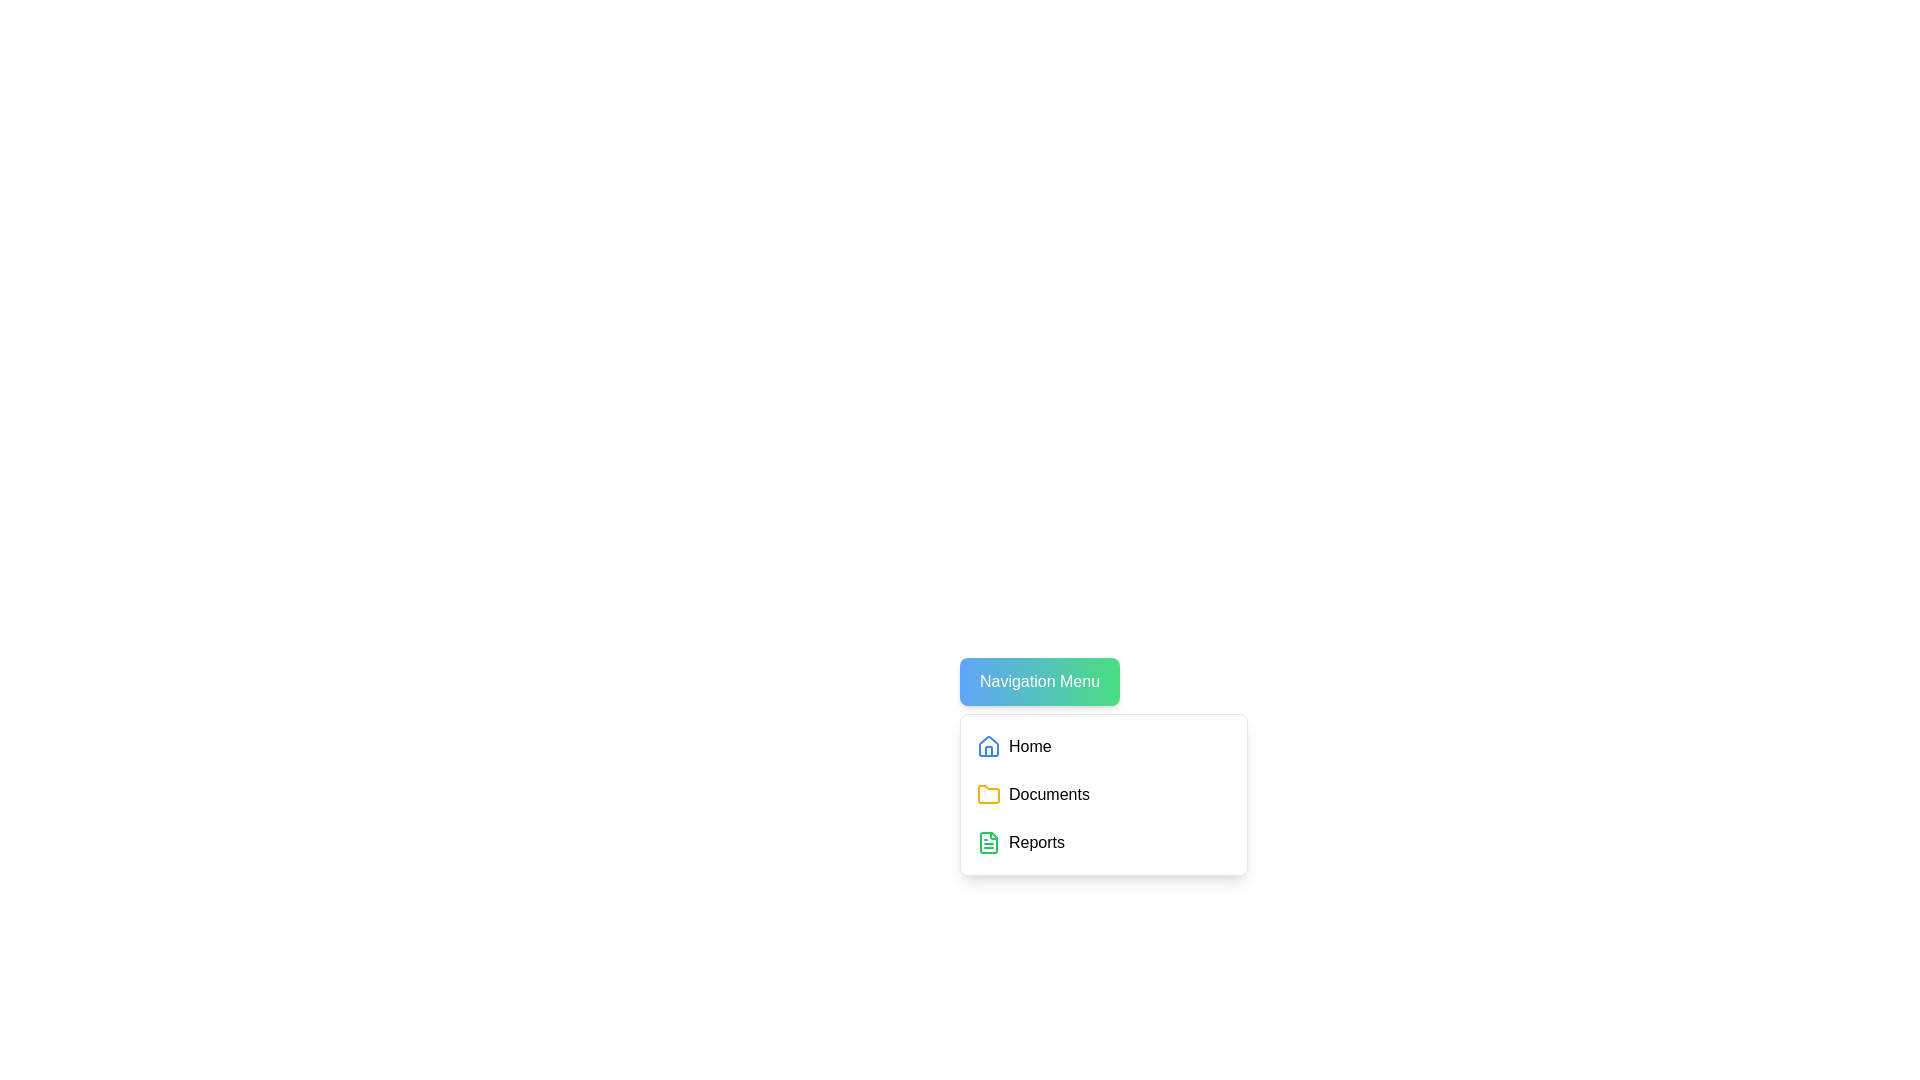 The width and height of the screenshot is (1920, 1080). Describe the element at coordinates (1102, 793) in the screenshot. I see `the 'Documents' menu item` at that location.